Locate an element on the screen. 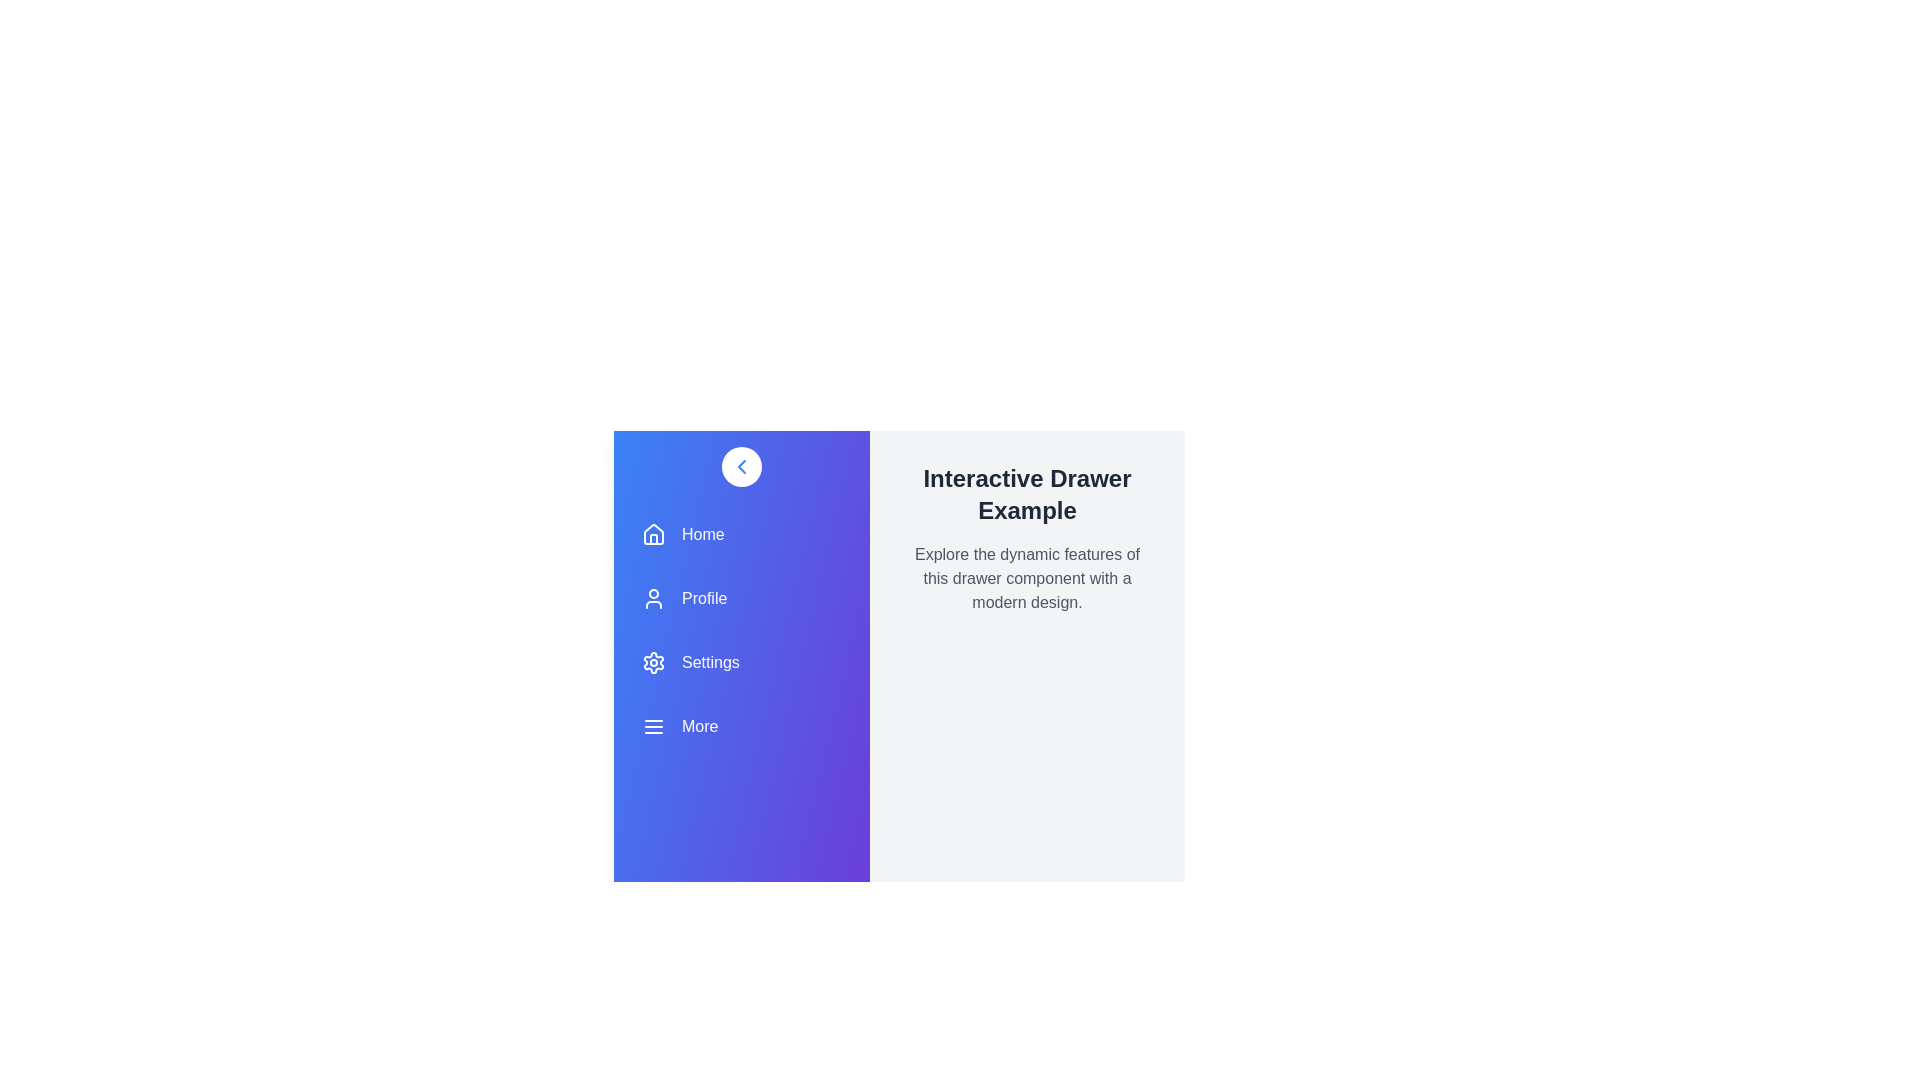 The image size is (1920, 1080). the navigation item labeled Profile is located at coordinates (741, 597).